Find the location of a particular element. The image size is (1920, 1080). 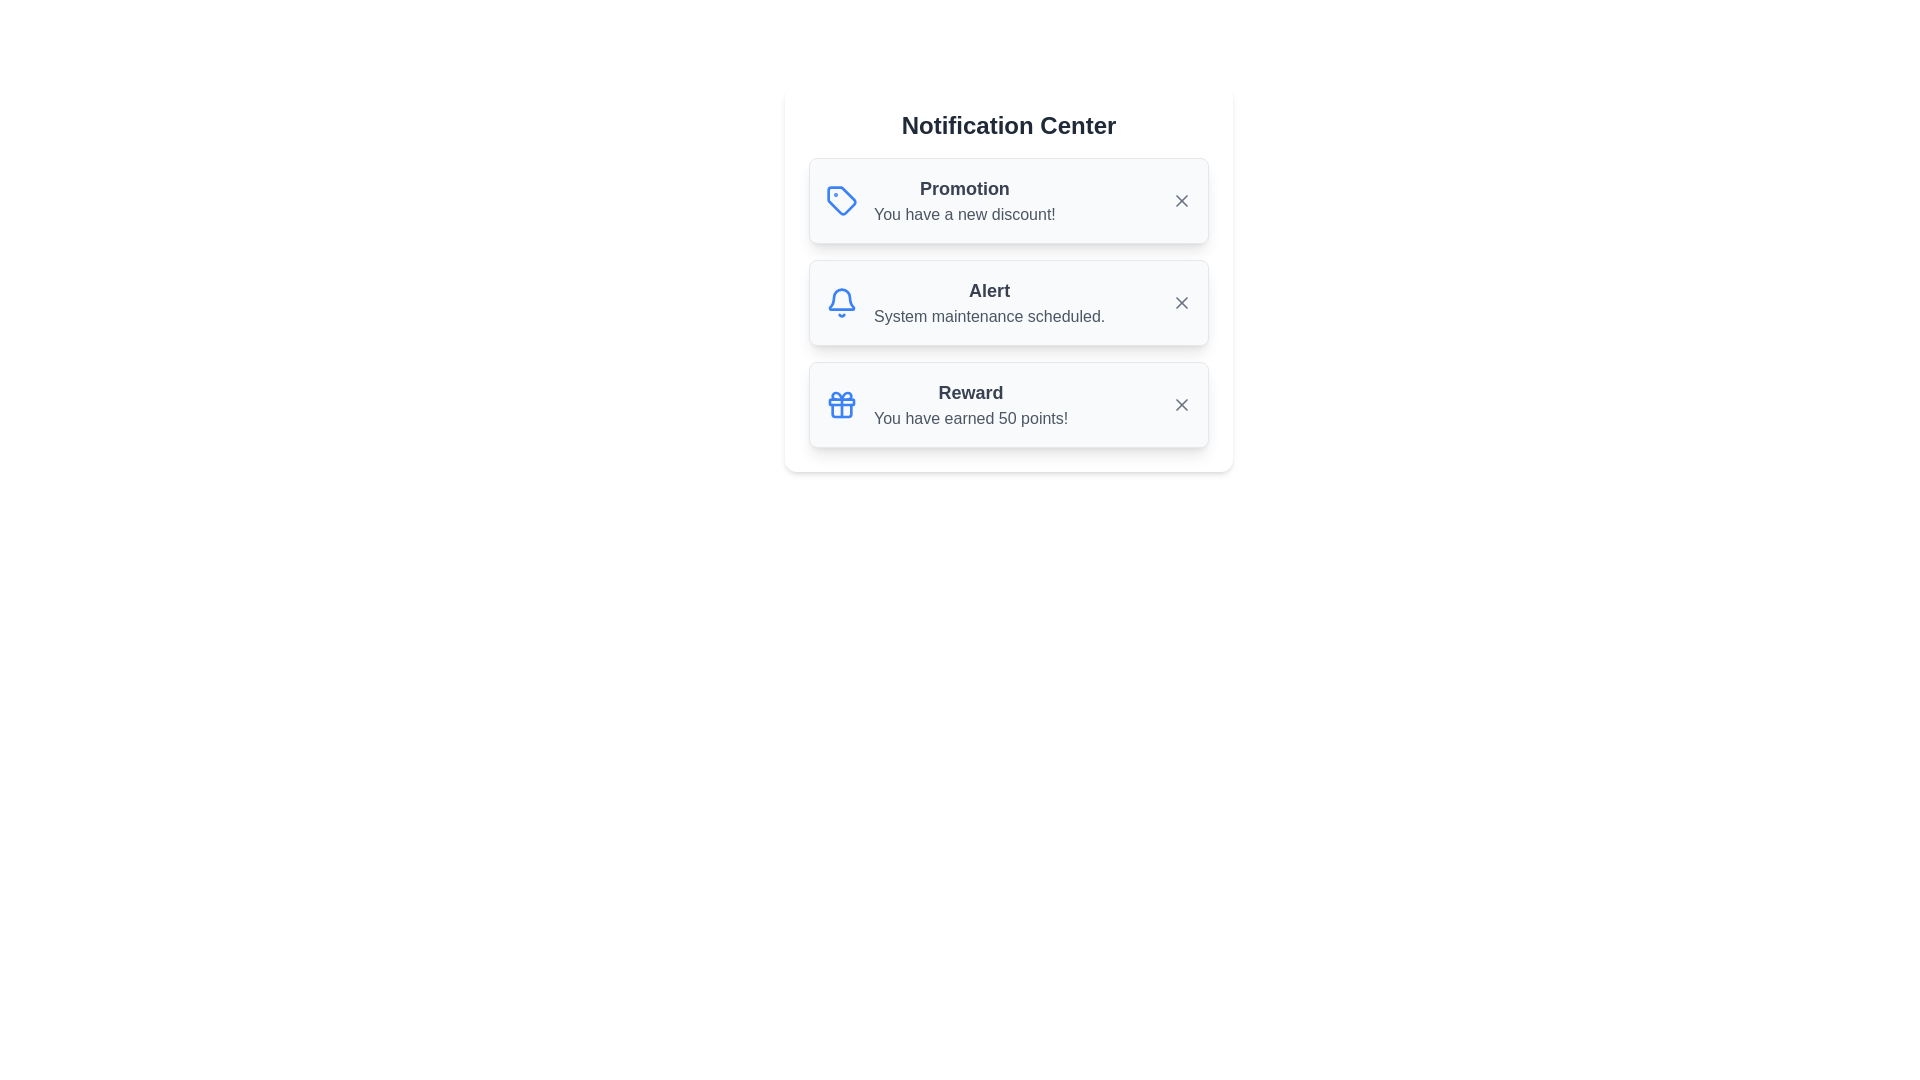

the second notification entry in the Notification Center, which informs users of a system maintenance schedule is located at coordinates (1008, 303).